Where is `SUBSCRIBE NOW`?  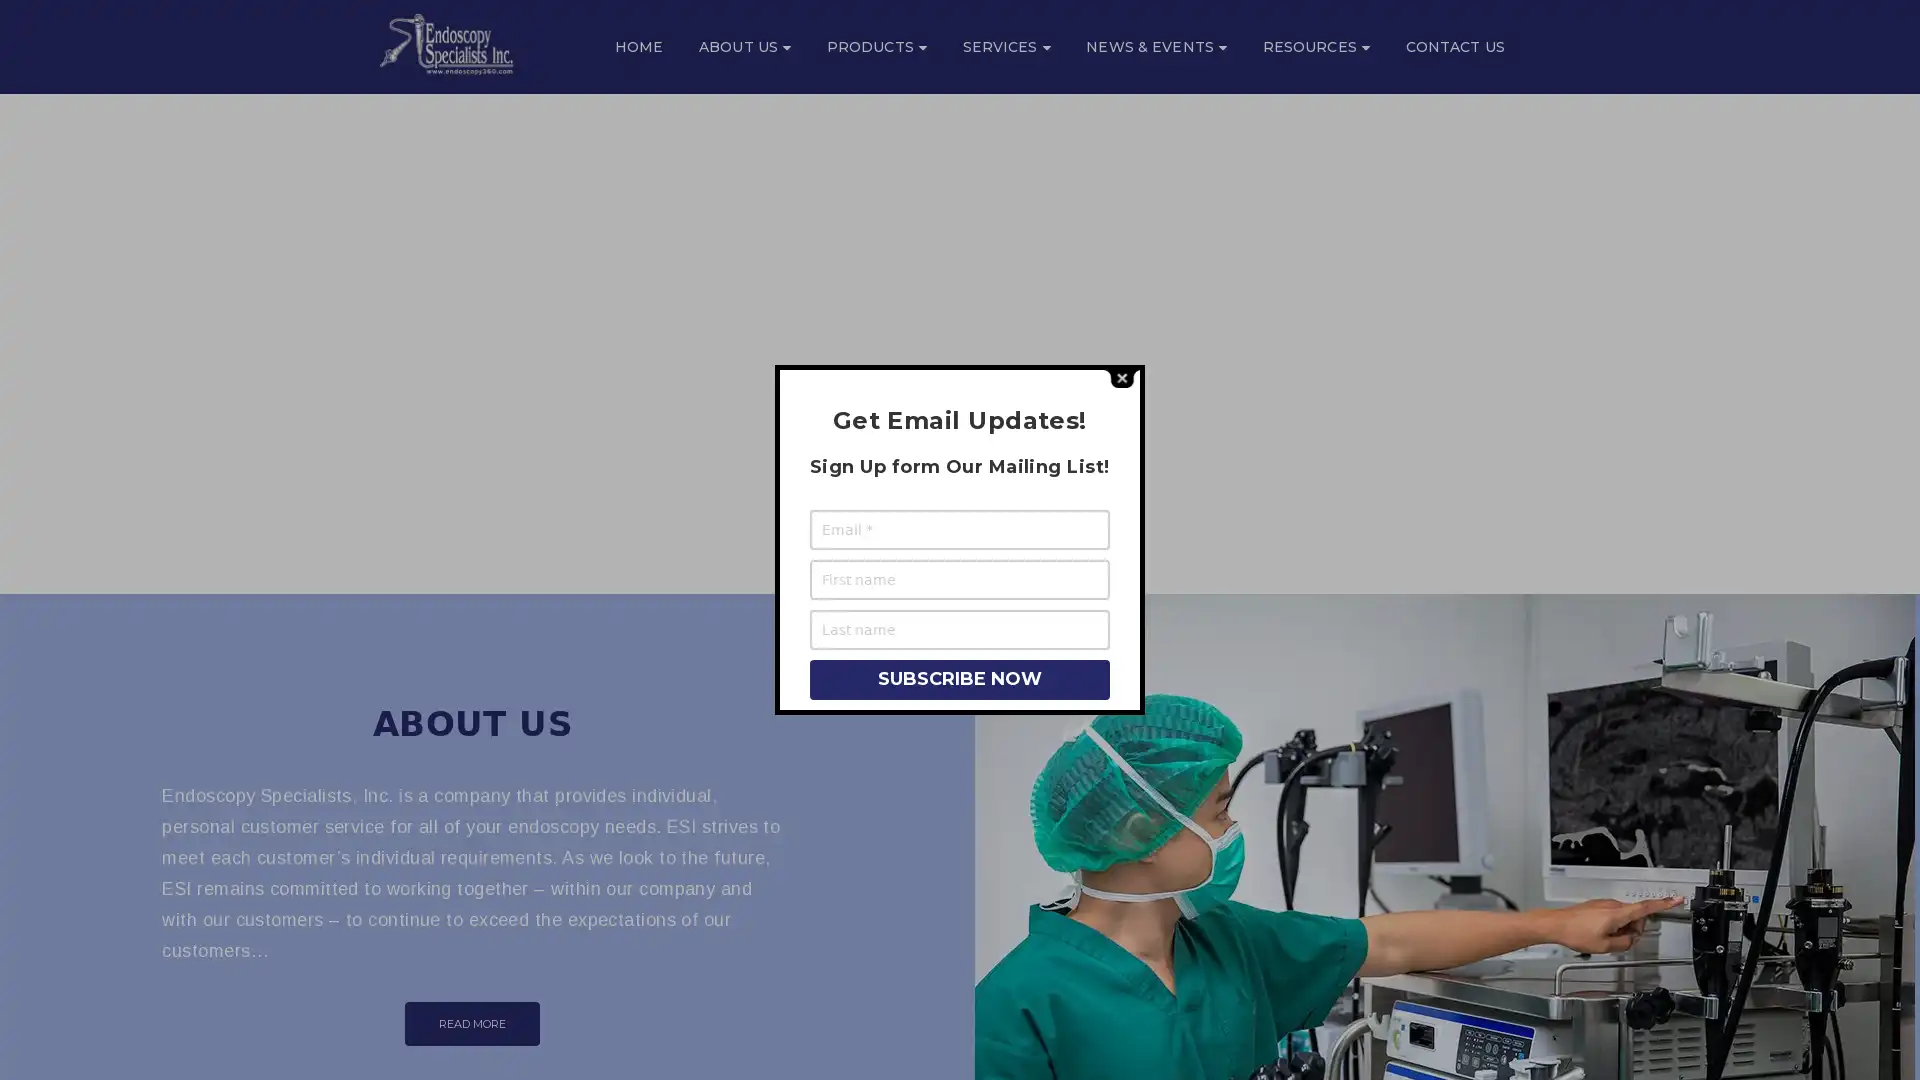 SUBSCRIBE NOW is located at coordinates (958, 677).